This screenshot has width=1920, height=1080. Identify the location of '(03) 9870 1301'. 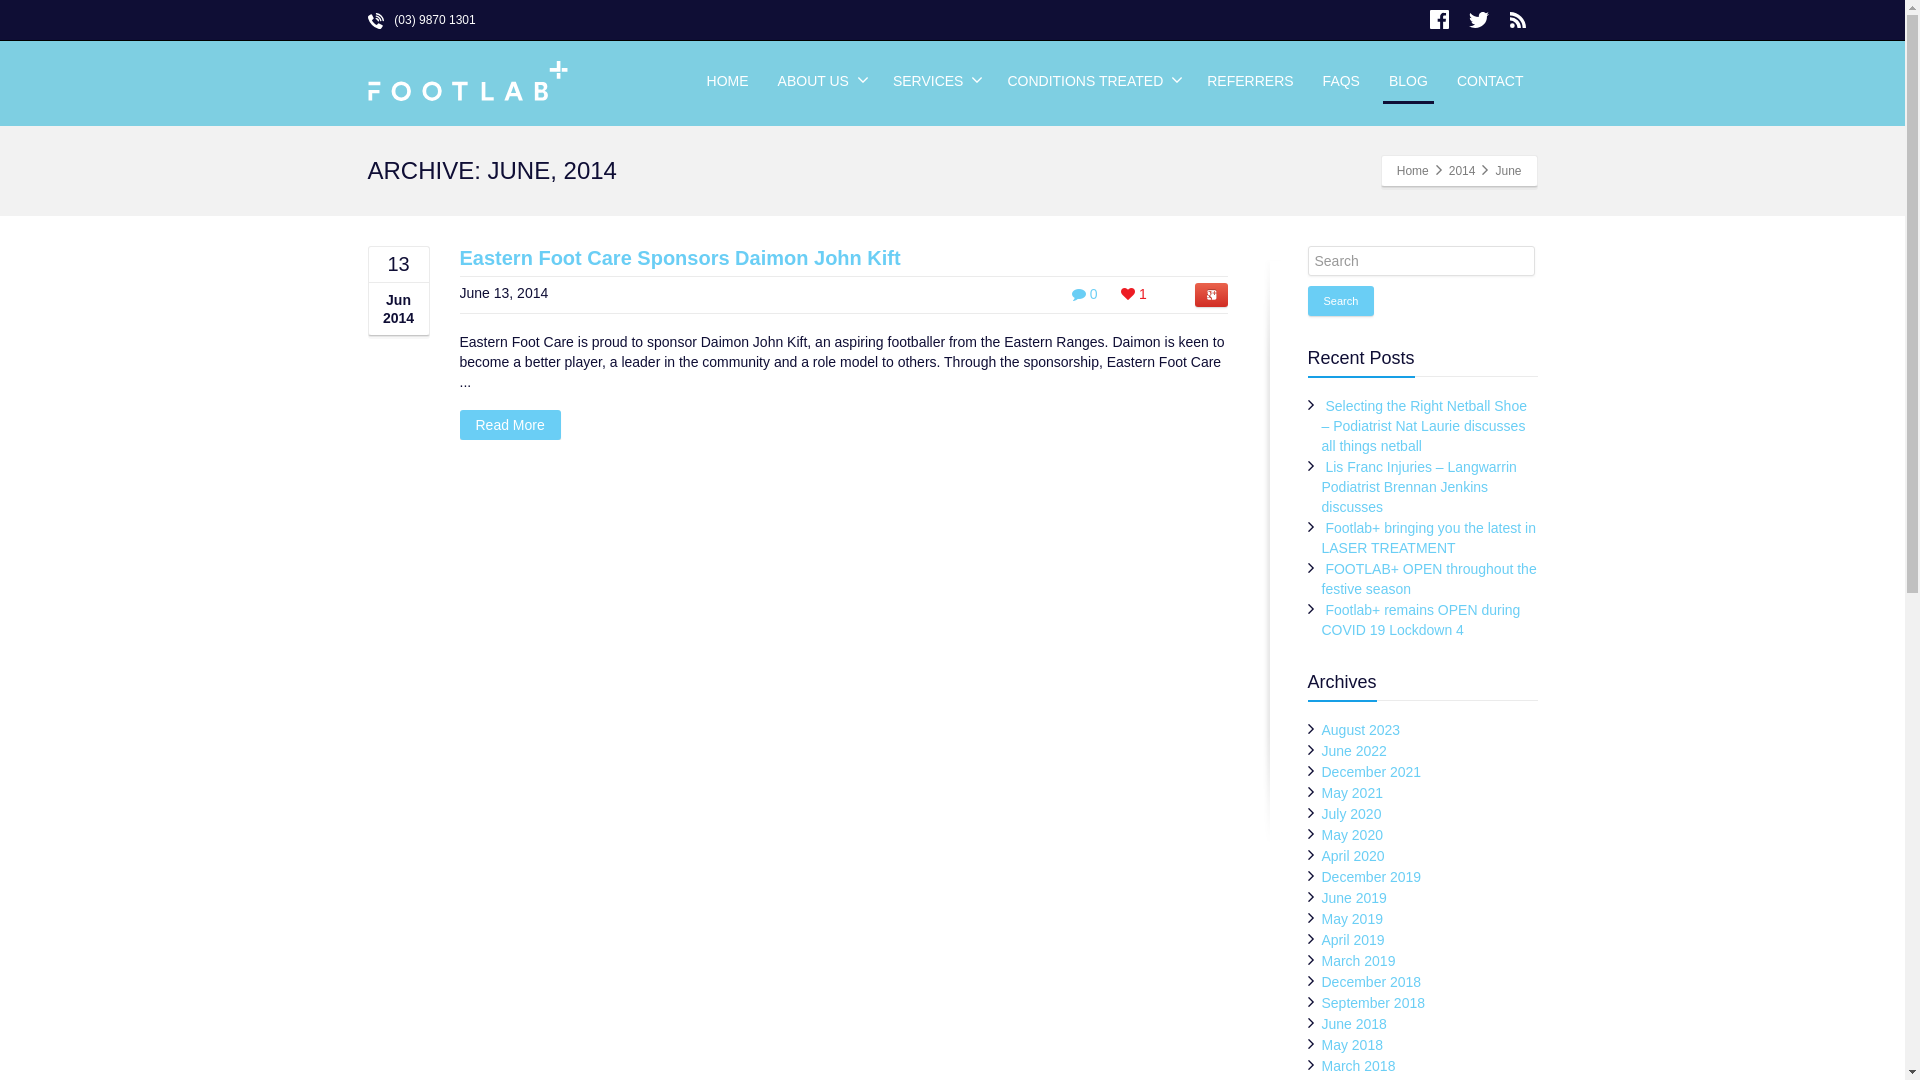
(421, 19).